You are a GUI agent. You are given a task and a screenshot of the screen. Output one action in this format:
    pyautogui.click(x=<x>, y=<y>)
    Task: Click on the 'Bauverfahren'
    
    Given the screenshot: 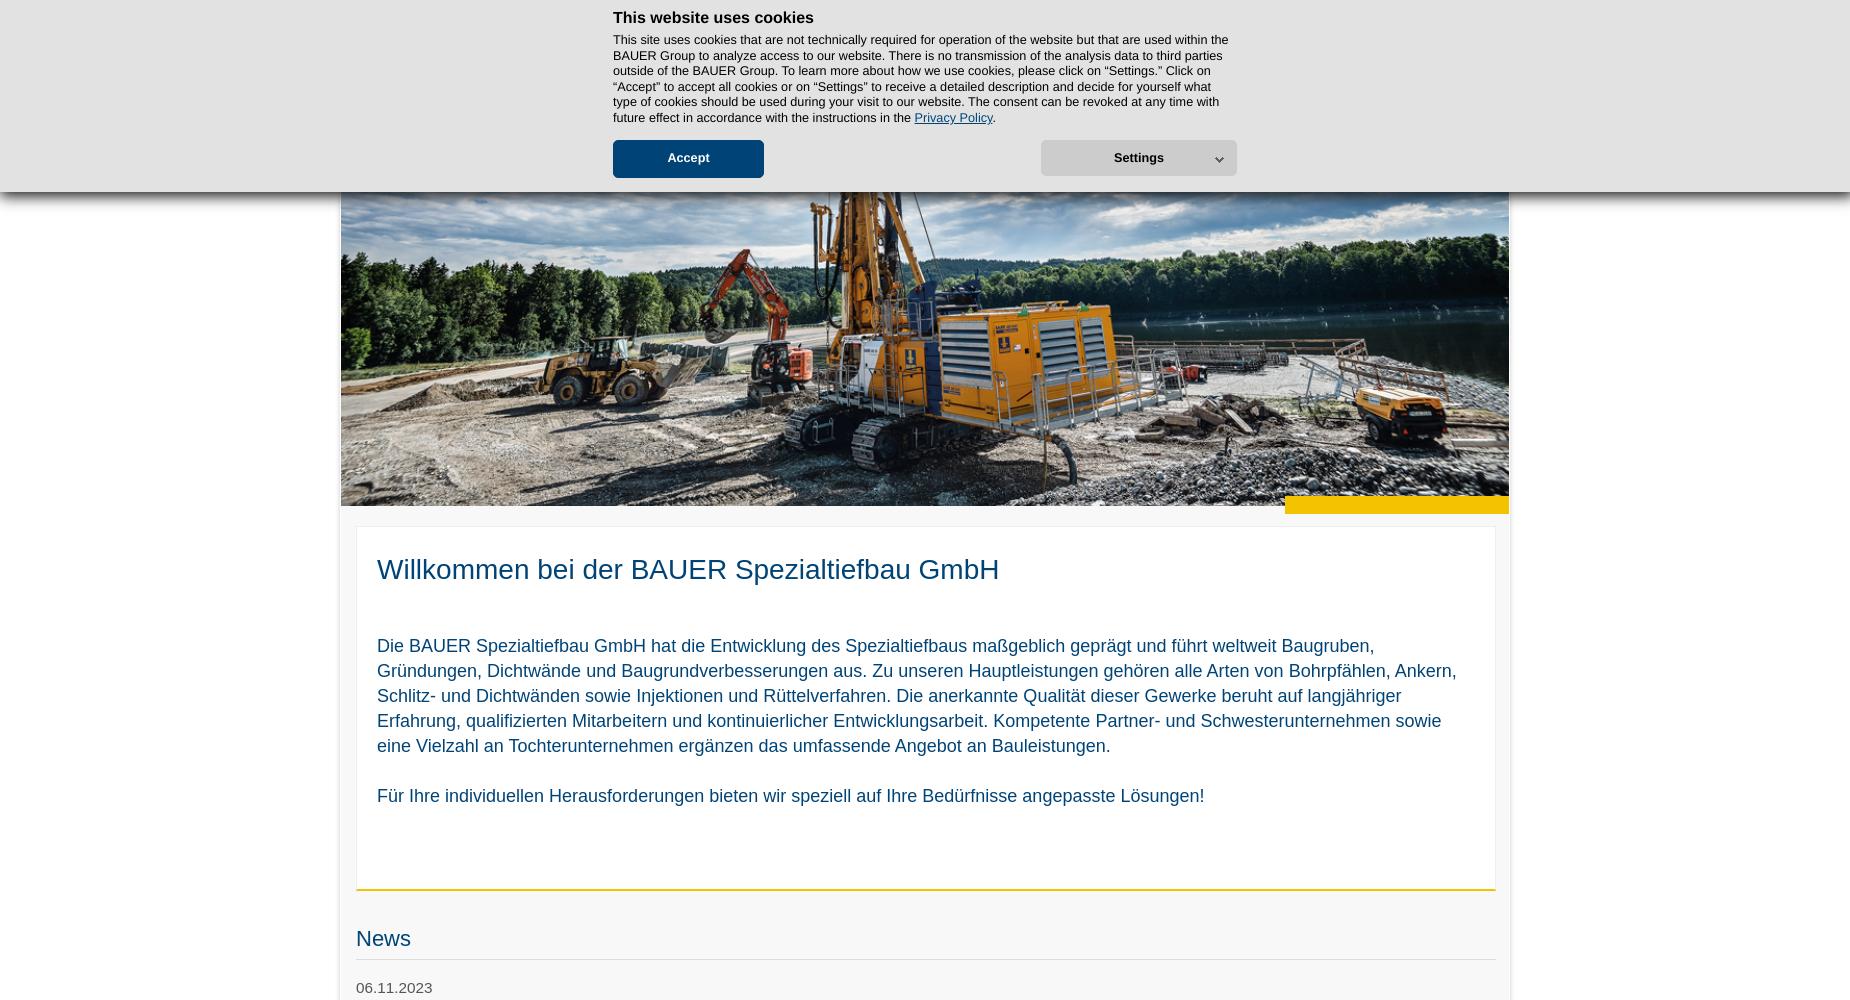 What is the action you would take?
    pyautogui.click(x=641, y=121)
    